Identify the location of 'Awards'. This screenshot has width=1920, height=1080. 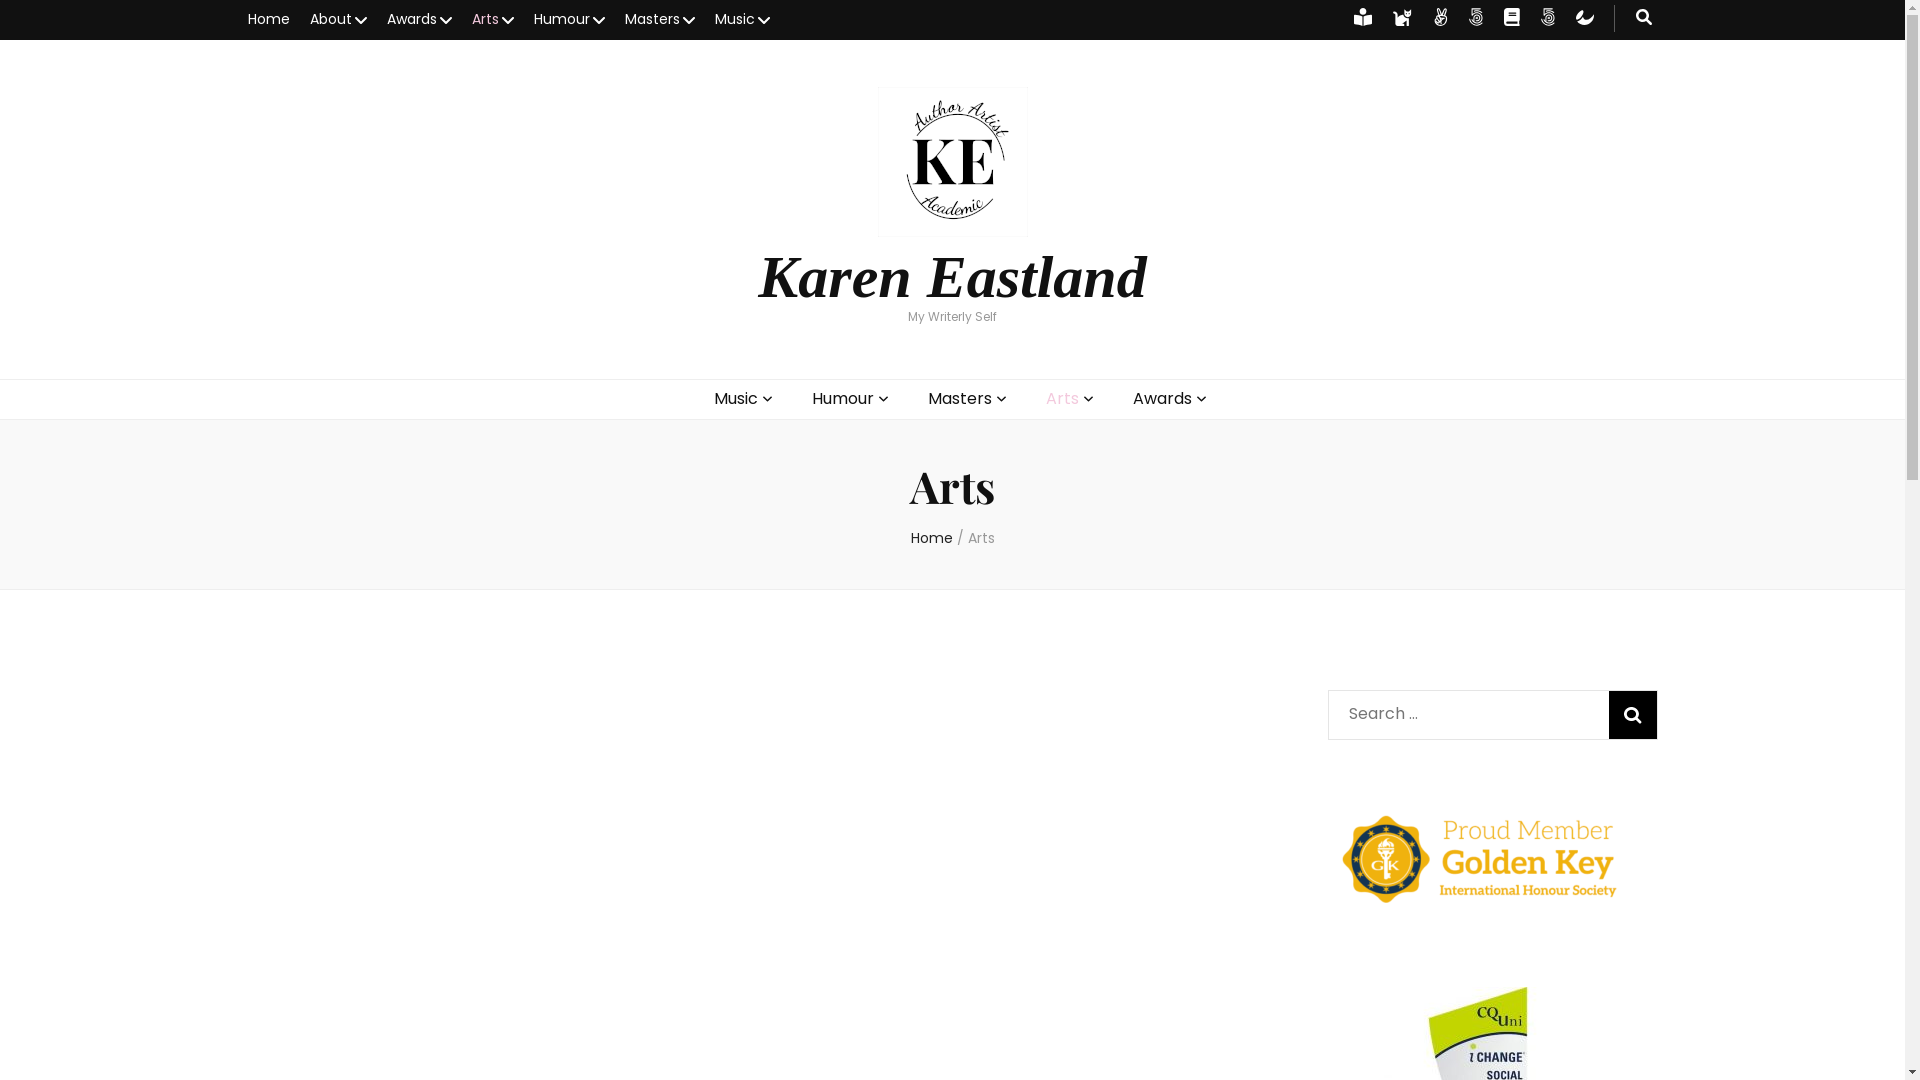
(1132, 399).